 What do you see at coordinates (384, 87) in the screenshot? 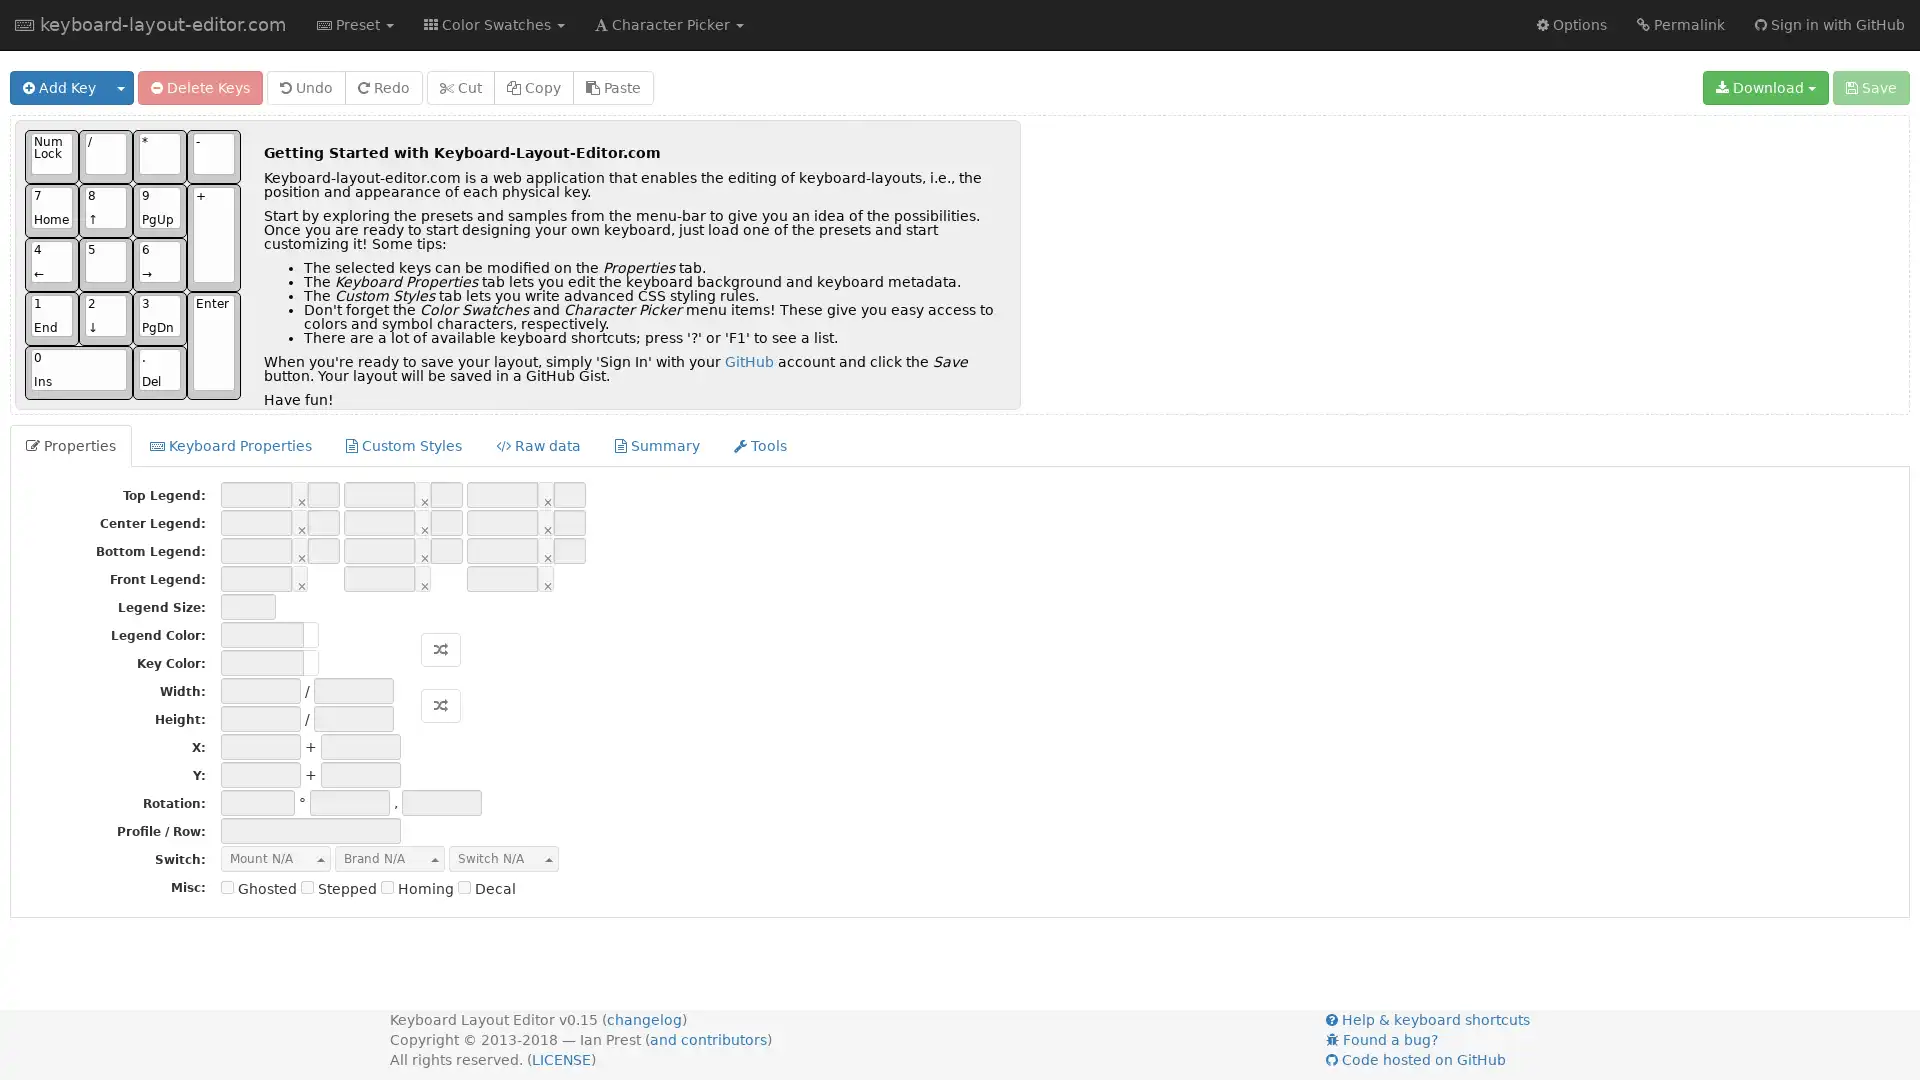
I see `Redo` at bounding box center [384, 87].